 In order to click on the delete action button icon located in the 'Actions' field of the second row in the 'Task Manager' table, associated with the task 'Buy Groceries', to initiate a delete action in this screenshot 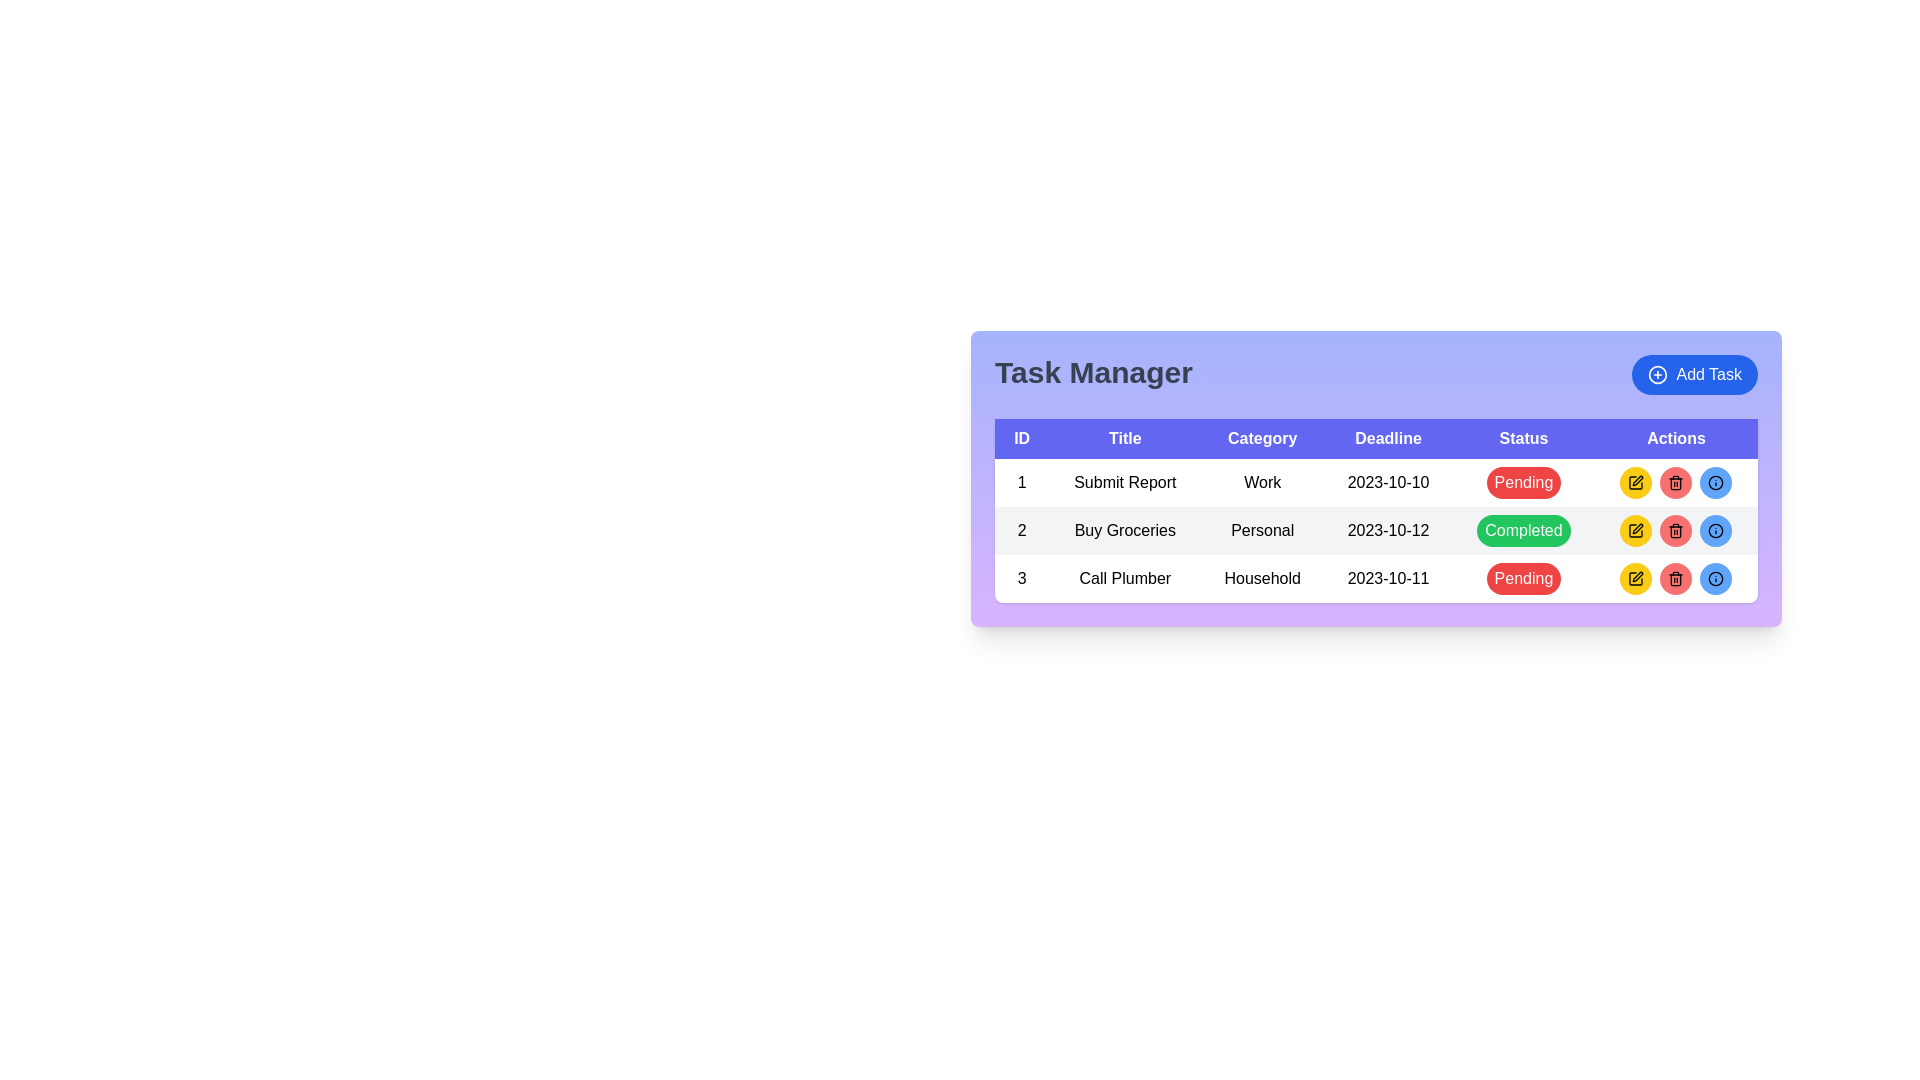, I will do `click(1676, 530)`.